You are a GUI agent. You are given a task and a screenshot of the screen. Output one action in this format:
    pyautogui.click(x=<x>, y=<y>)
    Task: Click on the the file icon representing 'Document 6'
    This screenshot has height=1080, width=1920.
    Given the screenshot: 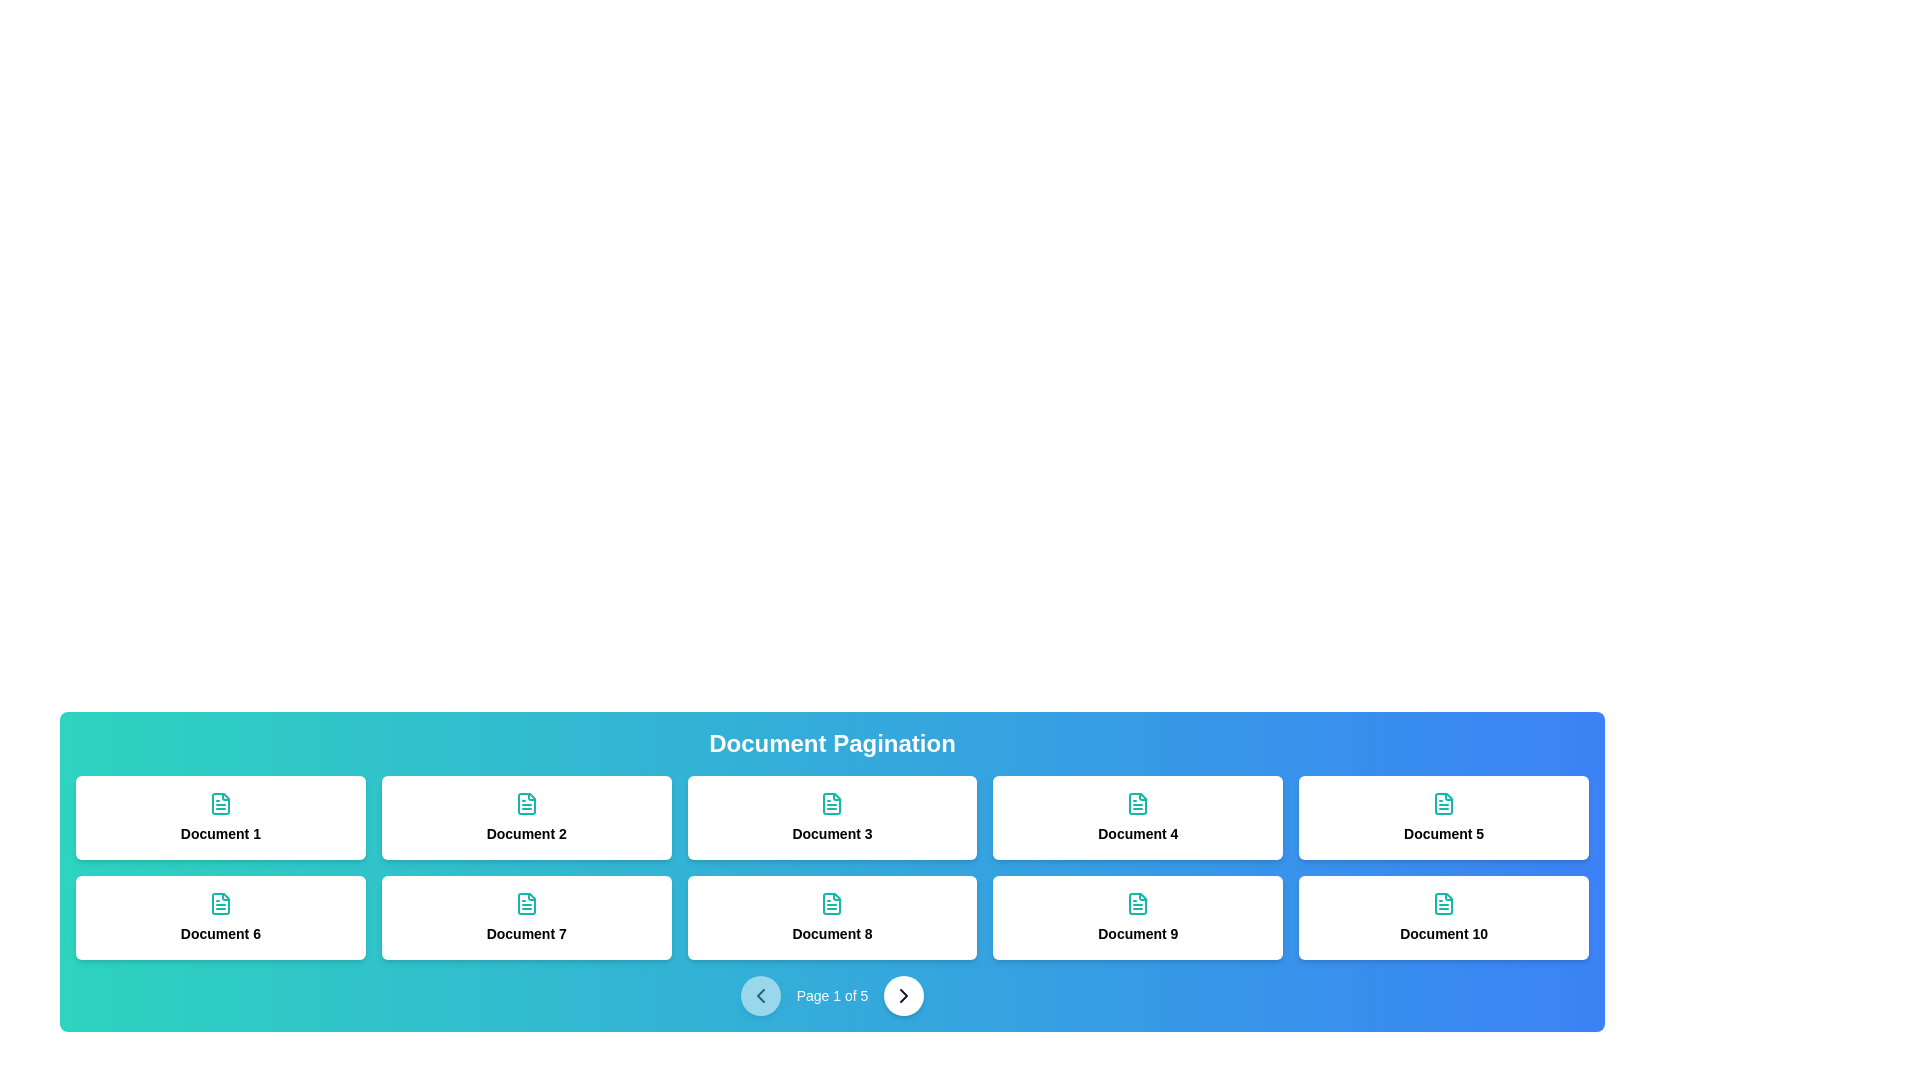 What is the action you would take?
    pyautogui.click(x=220, y=903)
    